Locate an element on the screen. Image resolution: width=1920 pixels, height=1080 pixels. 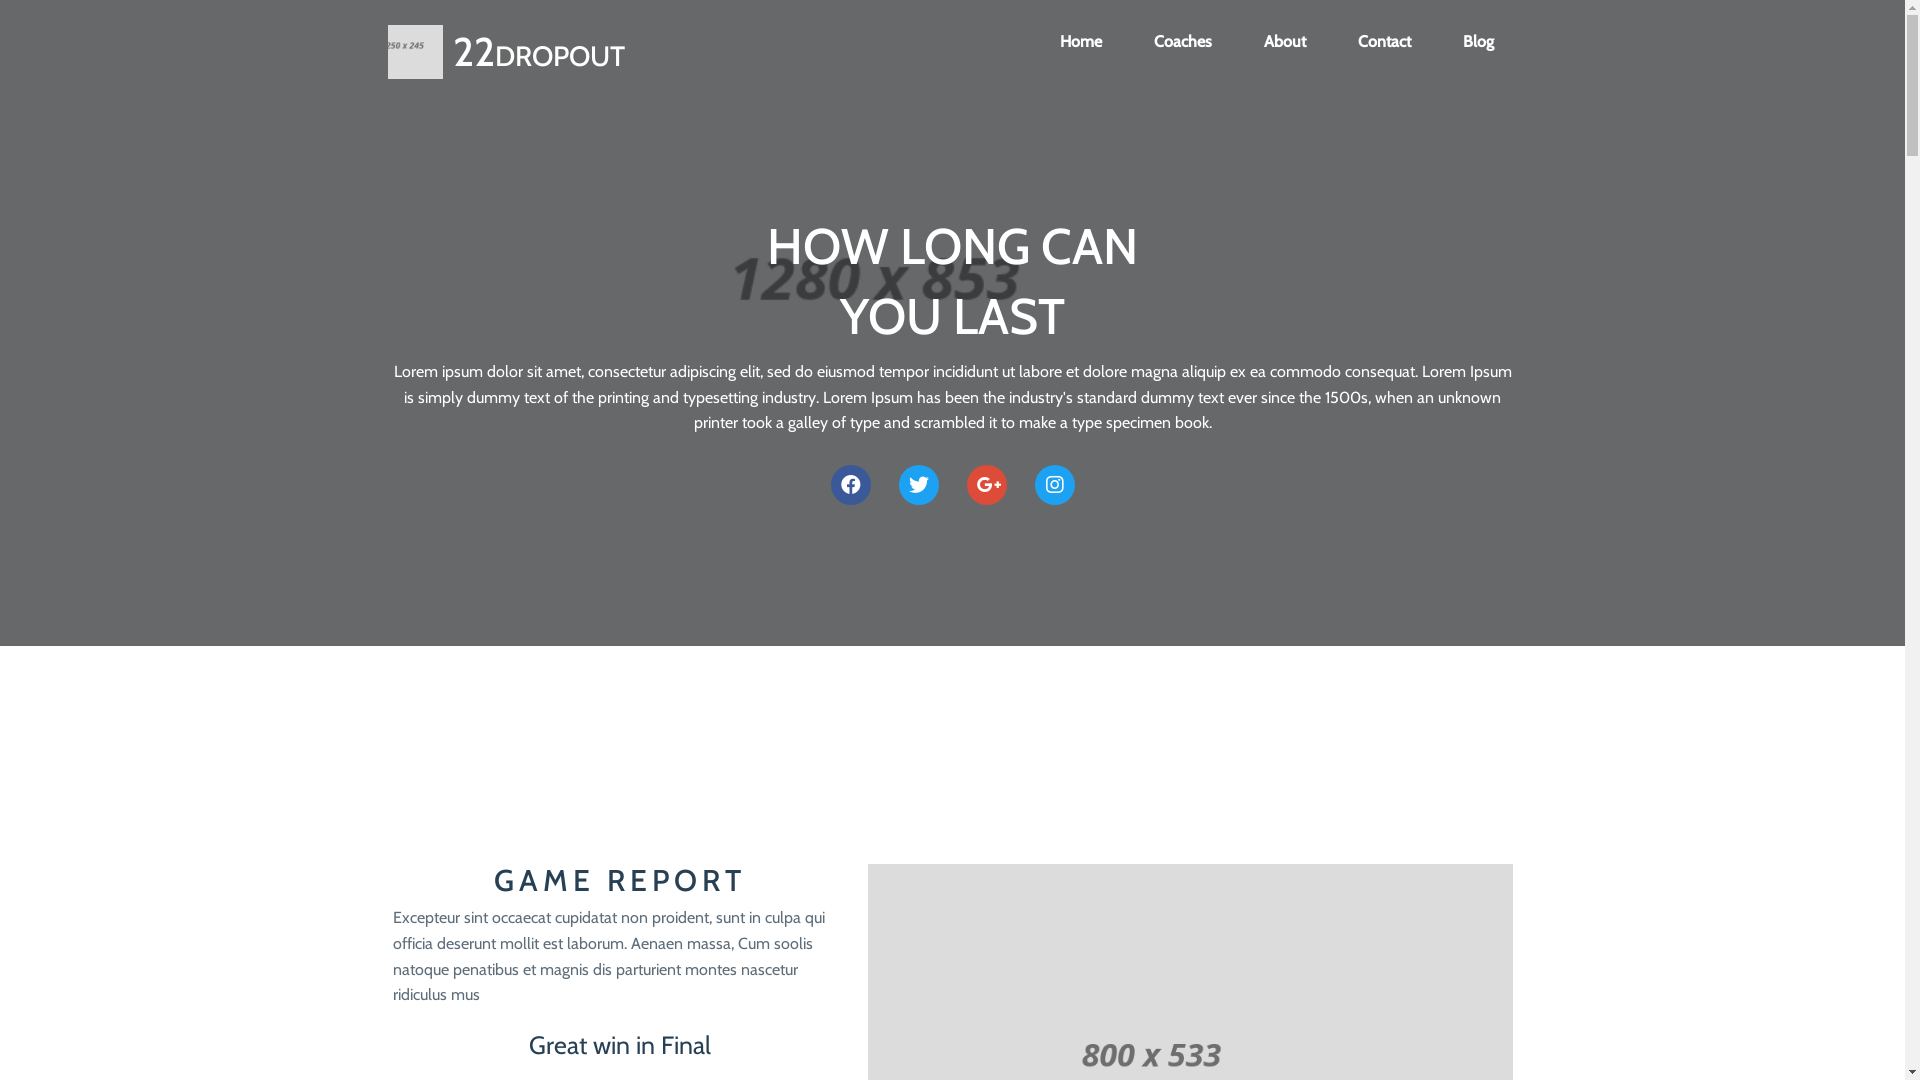
'About' is located at coordinates (1285, 42).